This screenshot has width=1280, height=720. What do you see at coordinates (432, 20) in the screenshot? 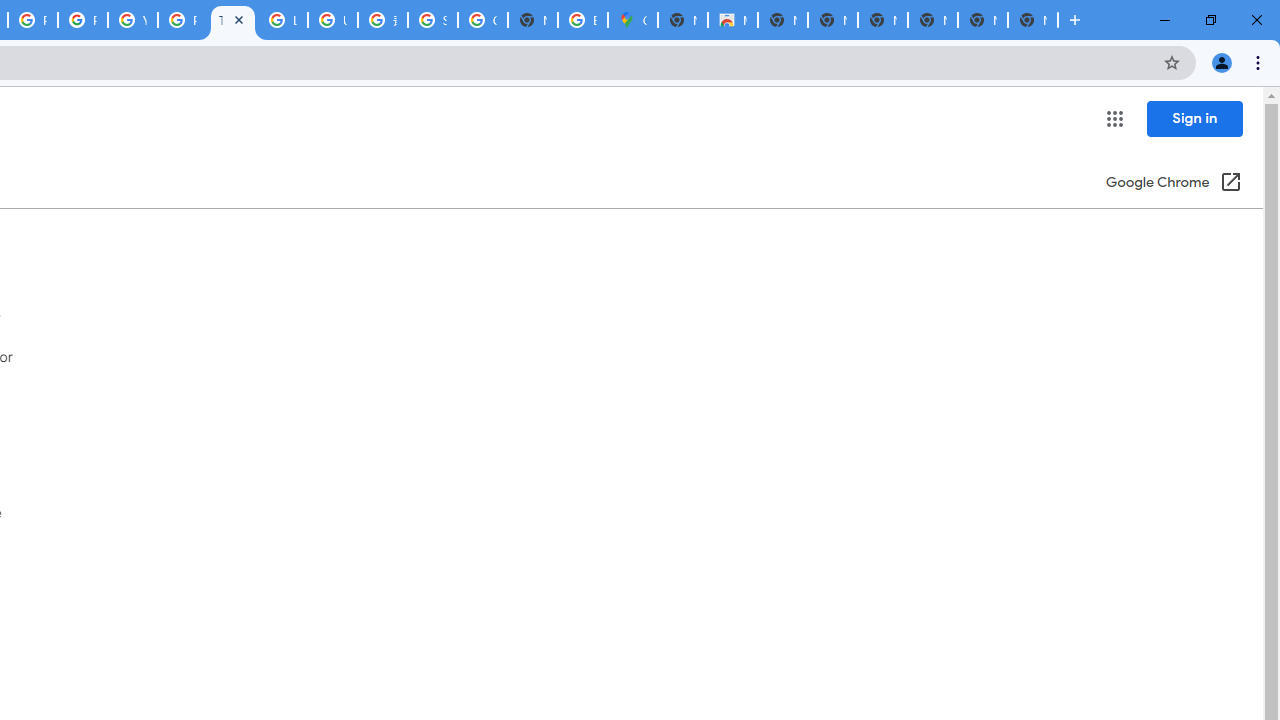
I see `'Sign in - Google Accounts'` at bounding box center [432, 20].